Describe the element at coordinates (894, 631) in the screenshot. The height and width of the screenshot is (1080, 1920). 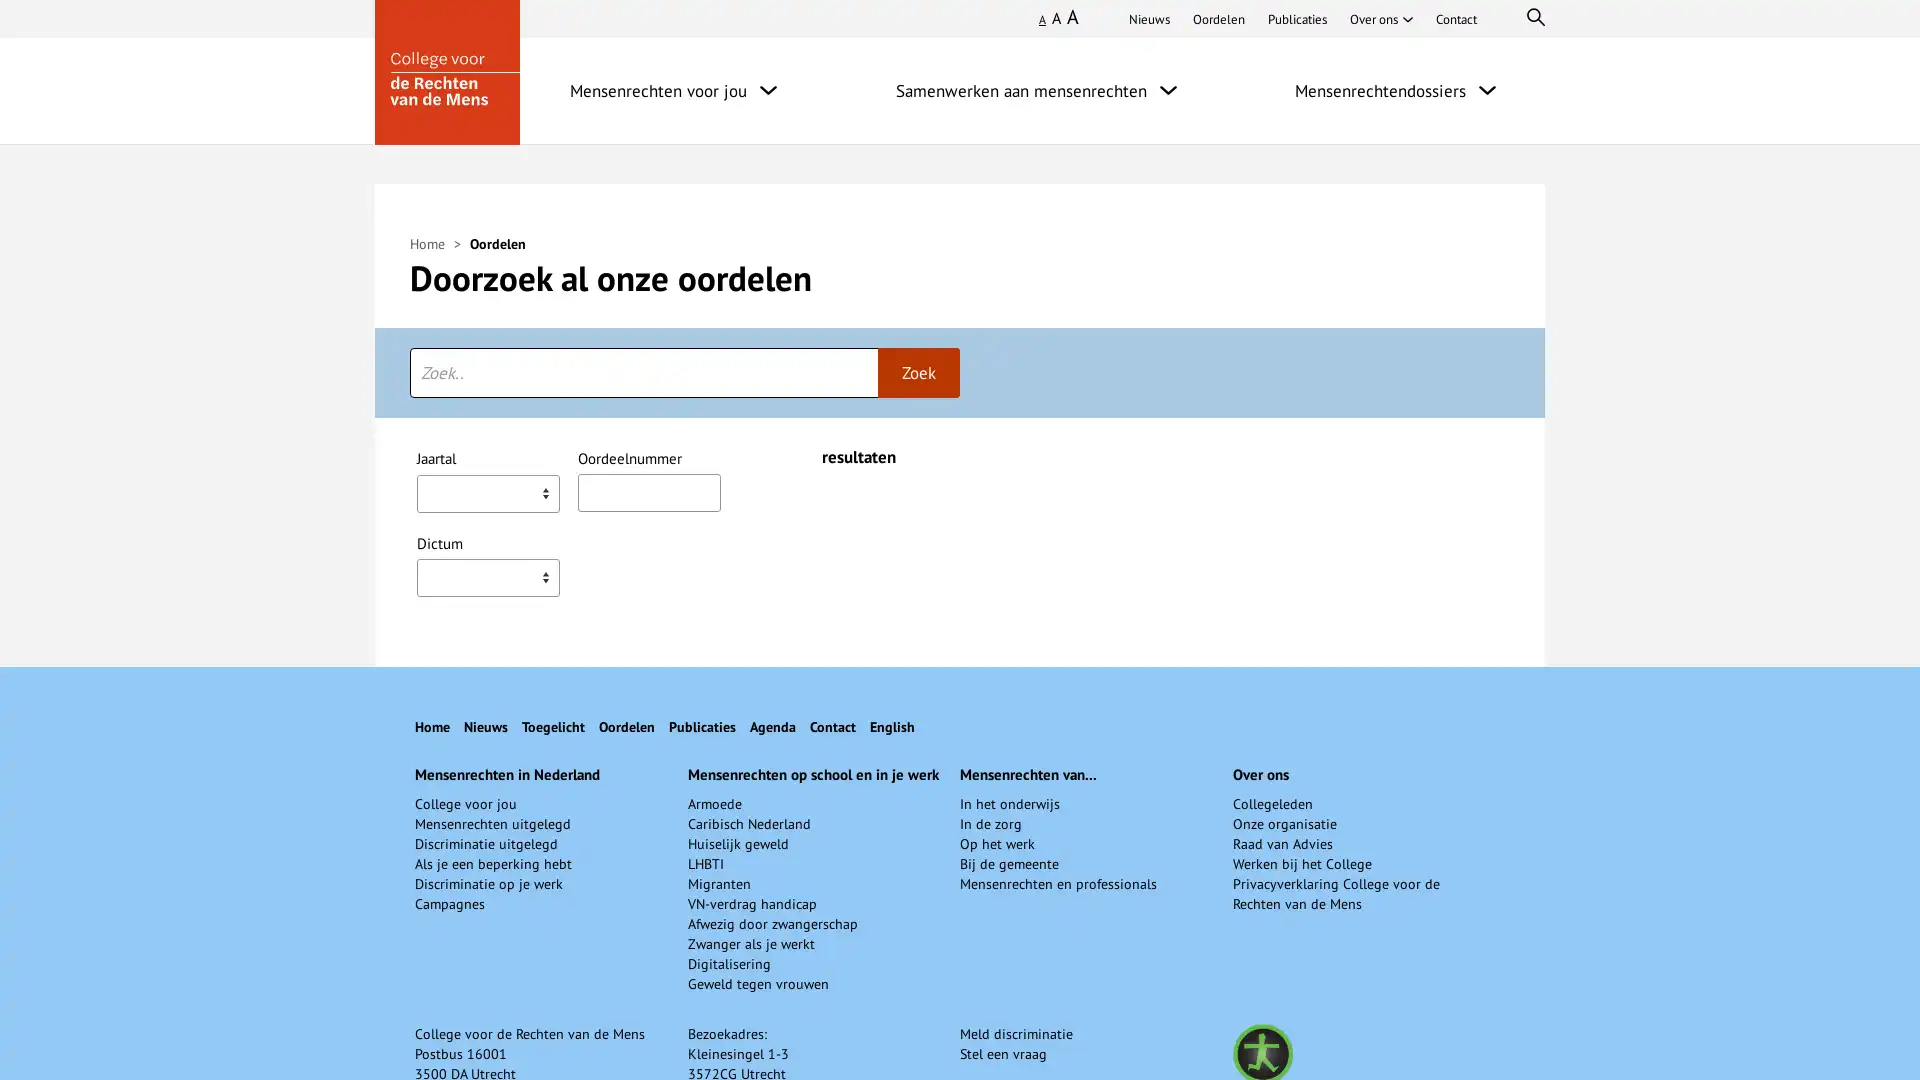
I see `Geslacht` at that location.